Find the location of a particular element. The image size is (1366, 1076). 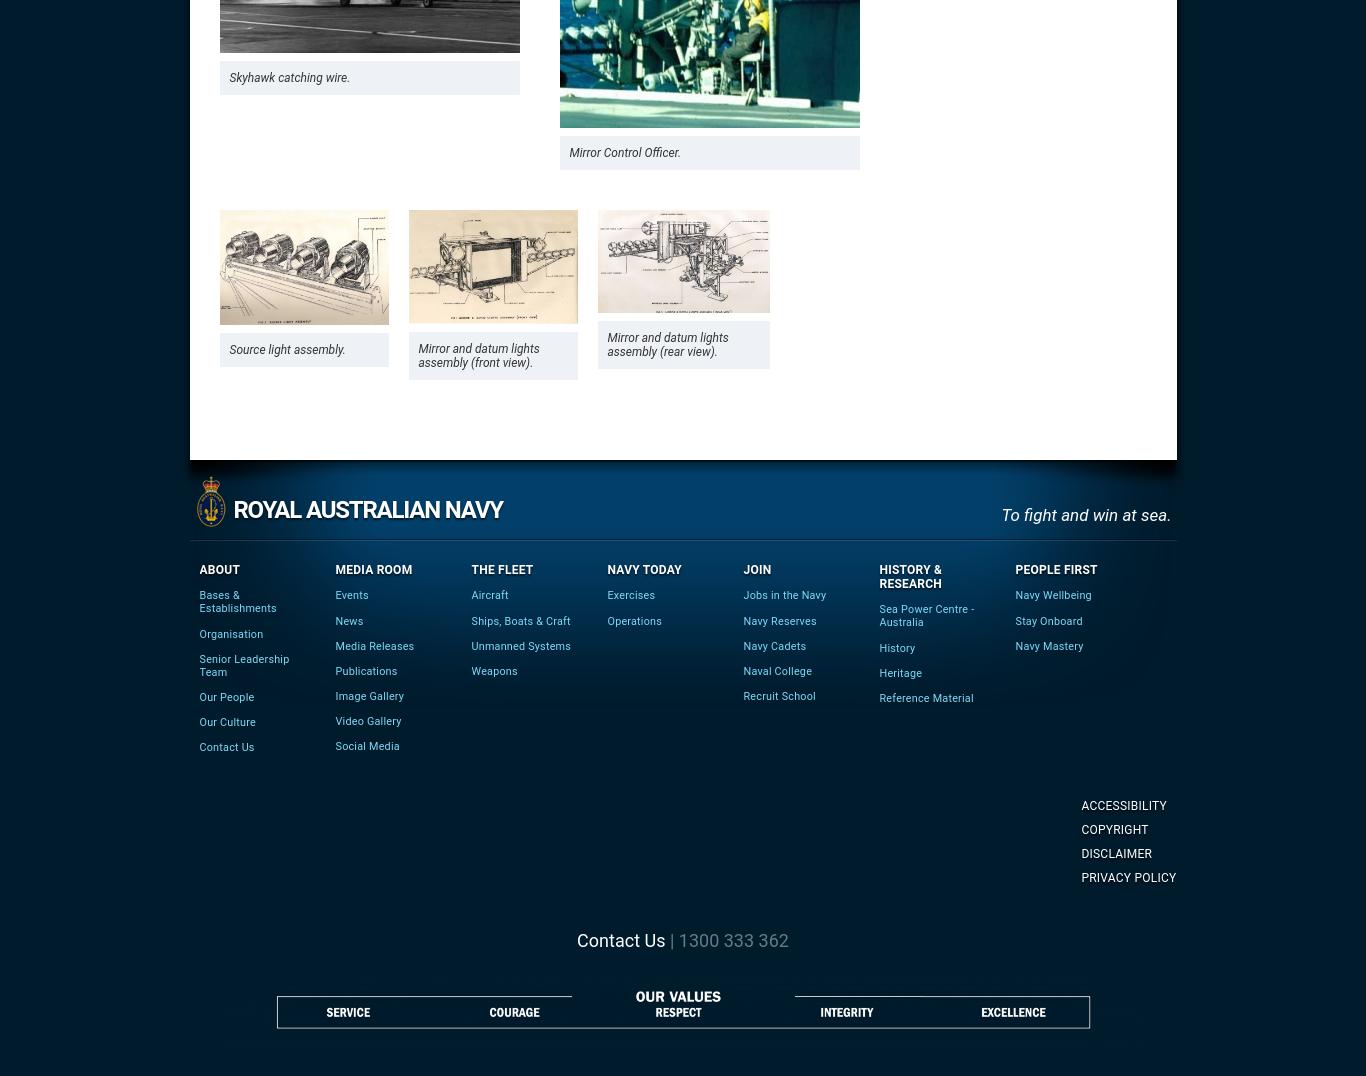

'Skyhawk catching wire.' is located at coordinates (289, 78).